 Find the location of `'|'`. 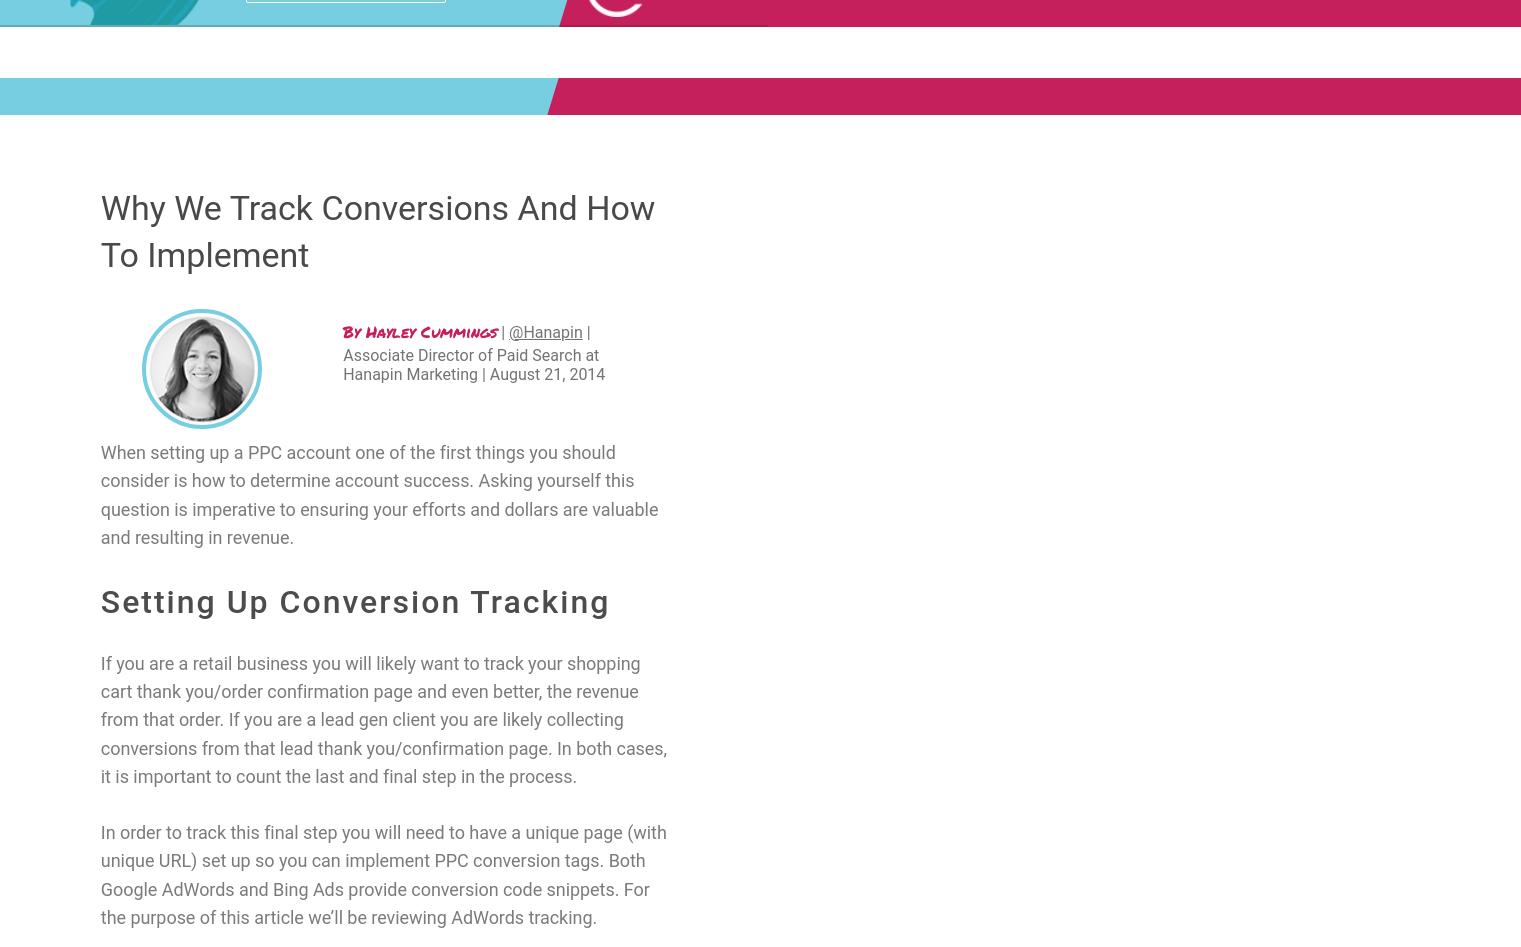

'|' is located at coordinates (502, 331).